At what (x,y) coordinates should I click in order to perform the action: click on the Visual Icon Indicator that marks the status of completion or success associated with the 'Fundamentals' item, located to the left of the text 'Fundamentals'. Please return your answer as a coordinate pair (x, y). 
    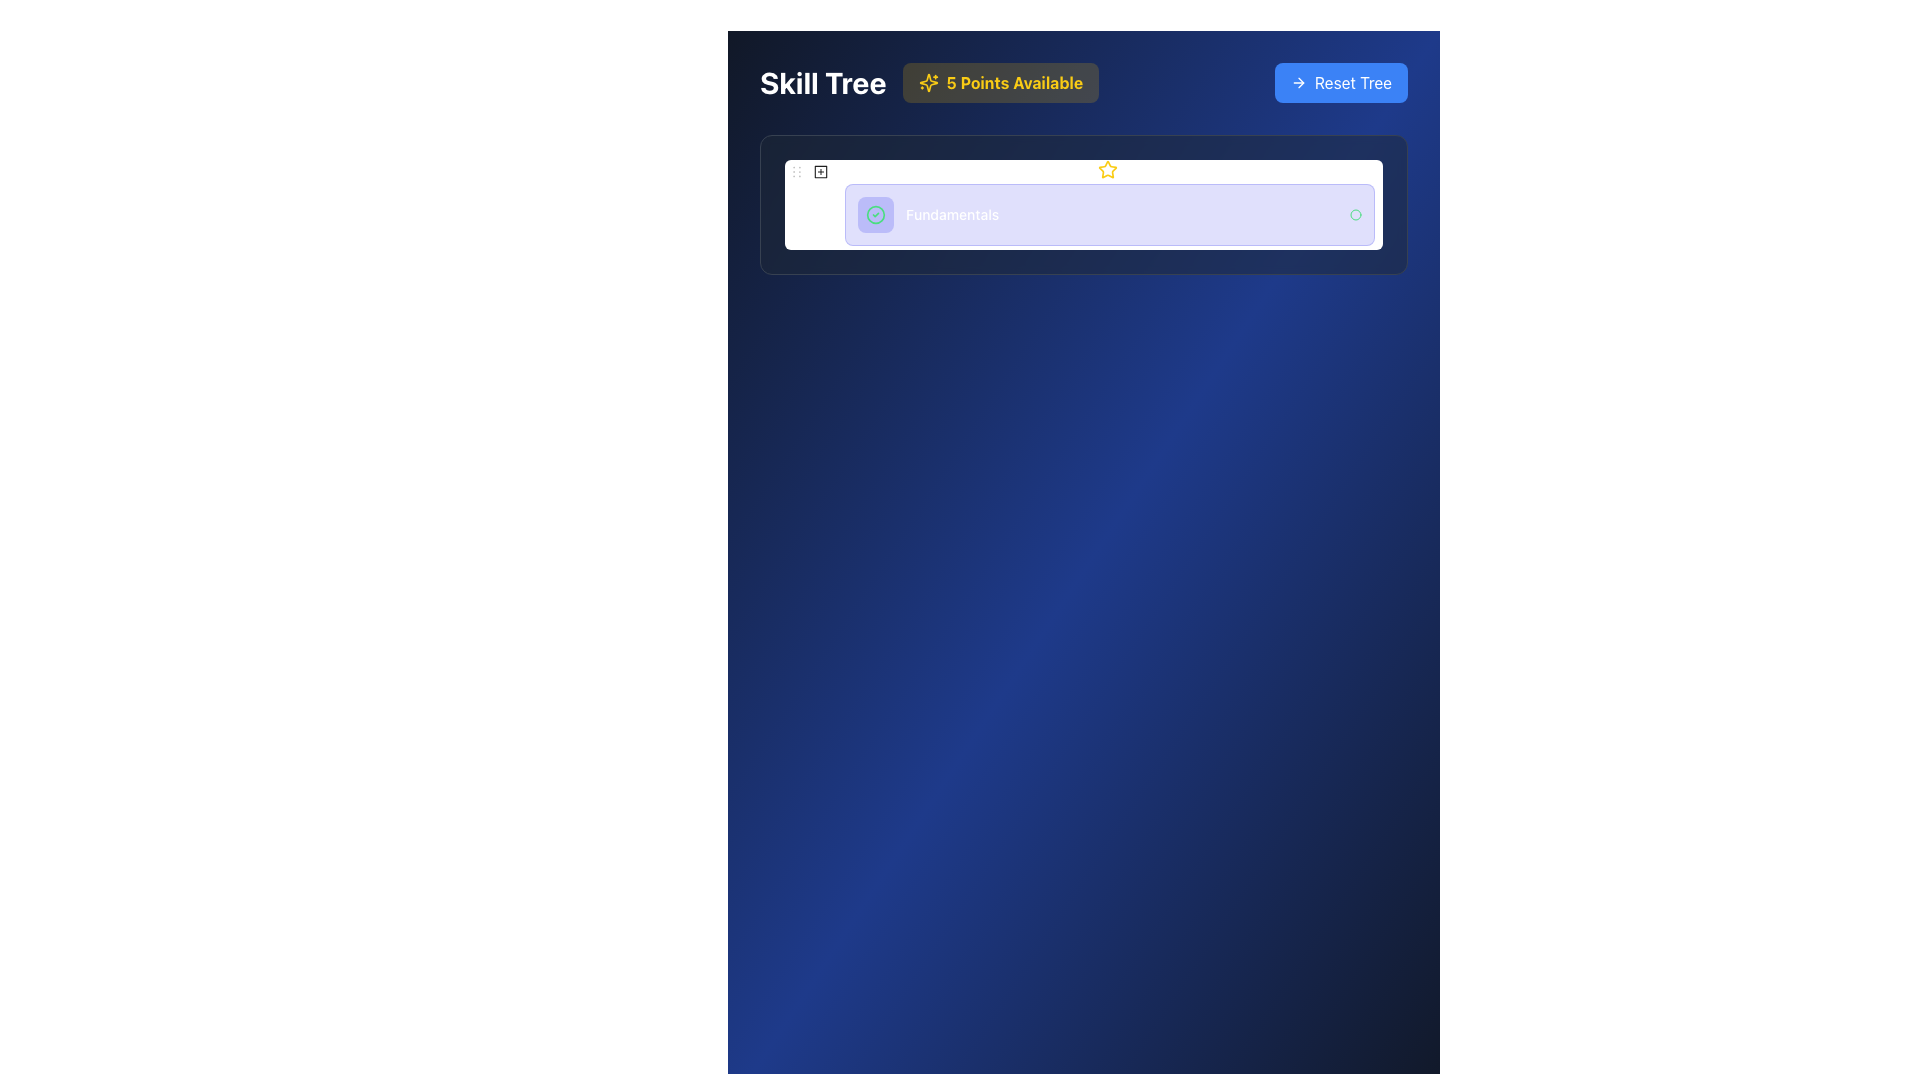
    Looking at the image, I should click on (875, 215).